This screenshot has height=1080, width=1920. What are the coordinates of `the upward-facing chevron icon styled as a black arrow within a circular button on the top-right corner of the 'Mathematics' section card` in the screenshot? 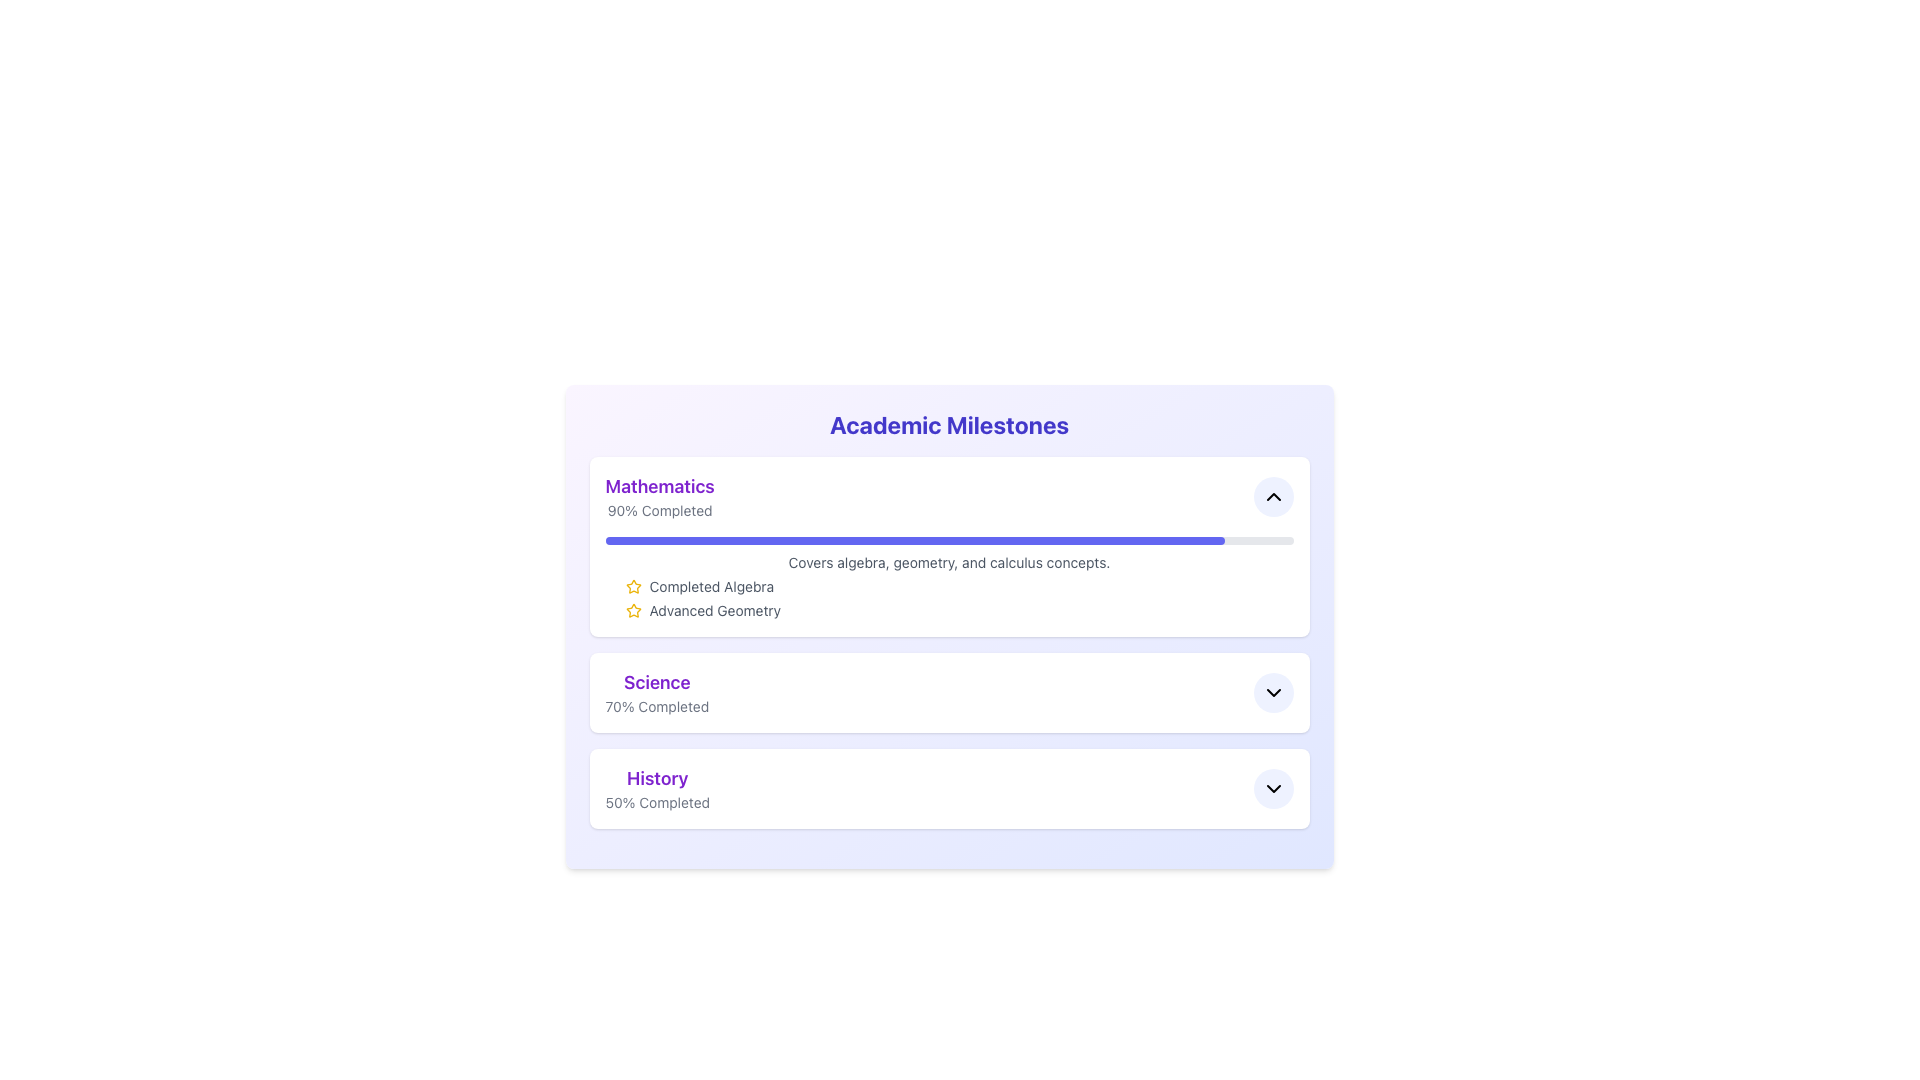 It's located at (1272, 496).